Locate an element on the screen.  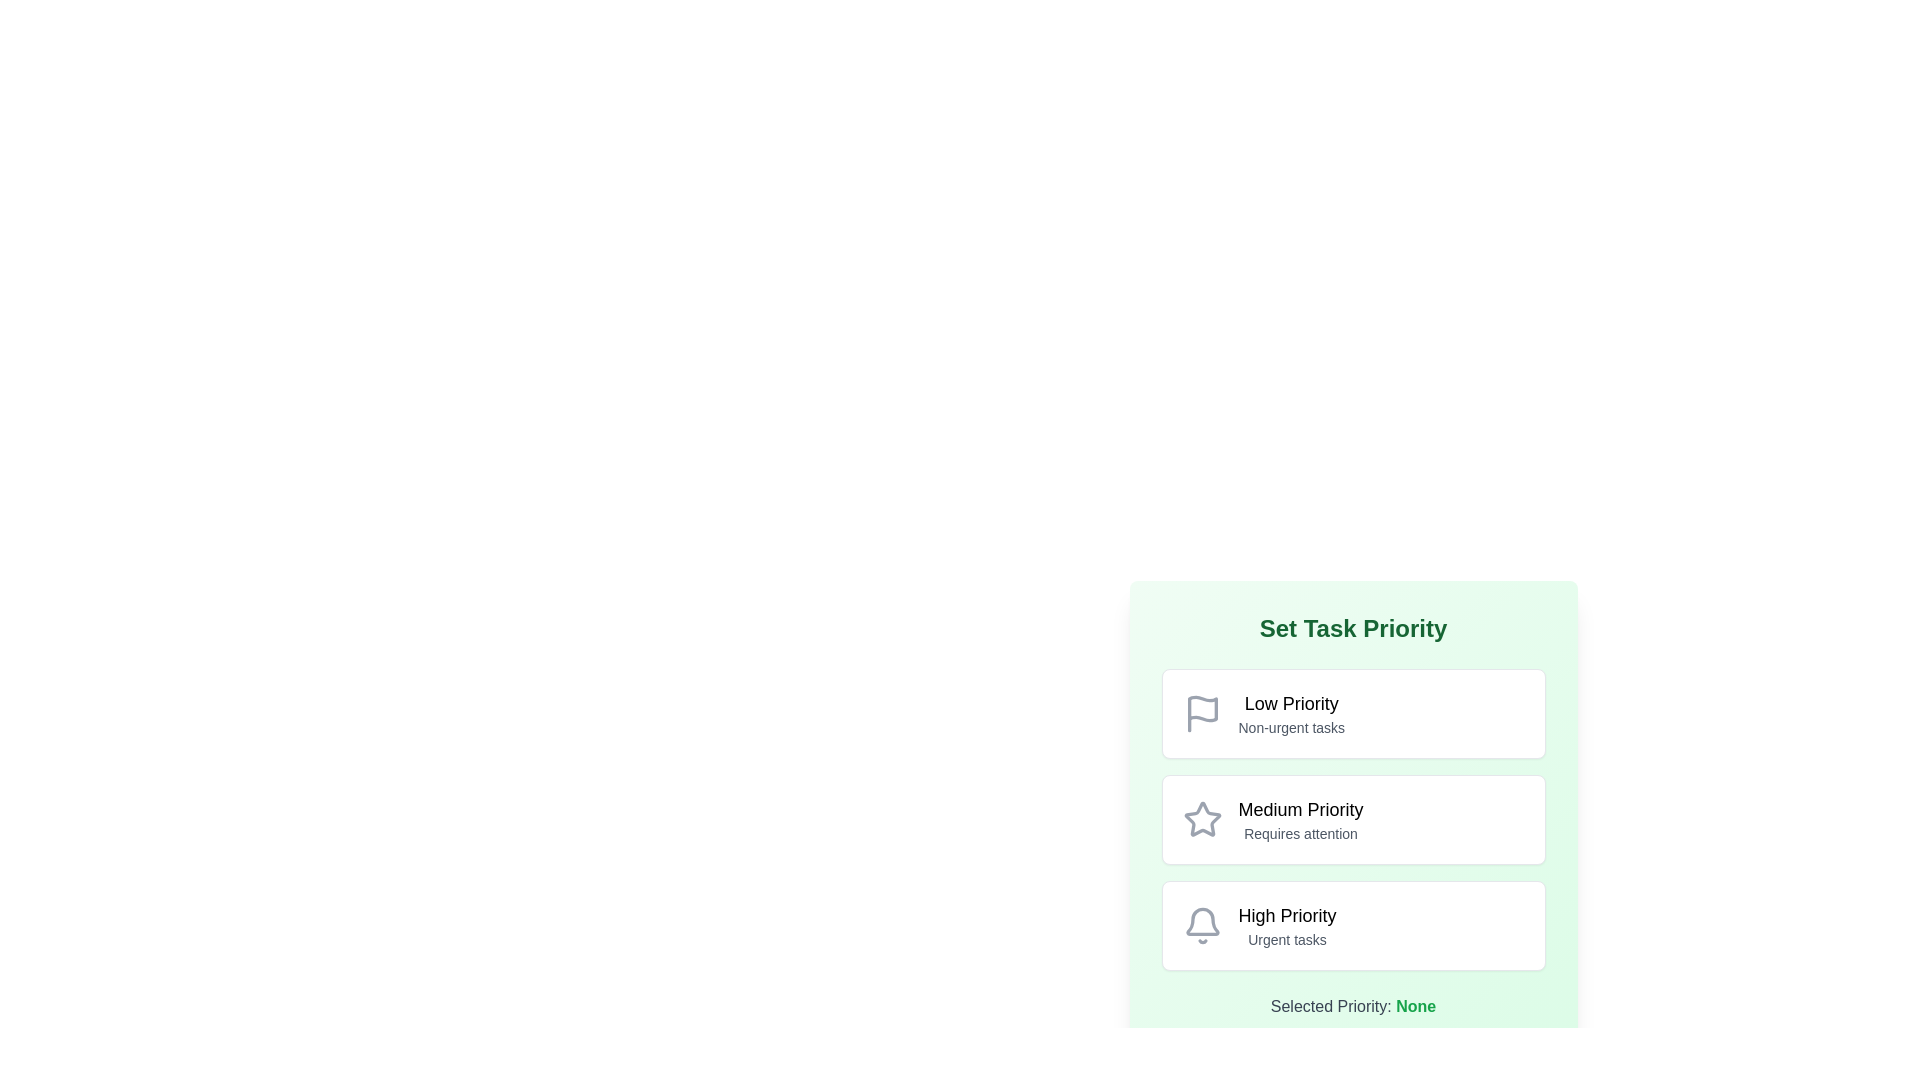
the text indicating the currently selected priority, which displays 'None' and is located at the bottom-center of the interface, to the right of 'Selected Priority:' is located at coordinates (1415, 1006).